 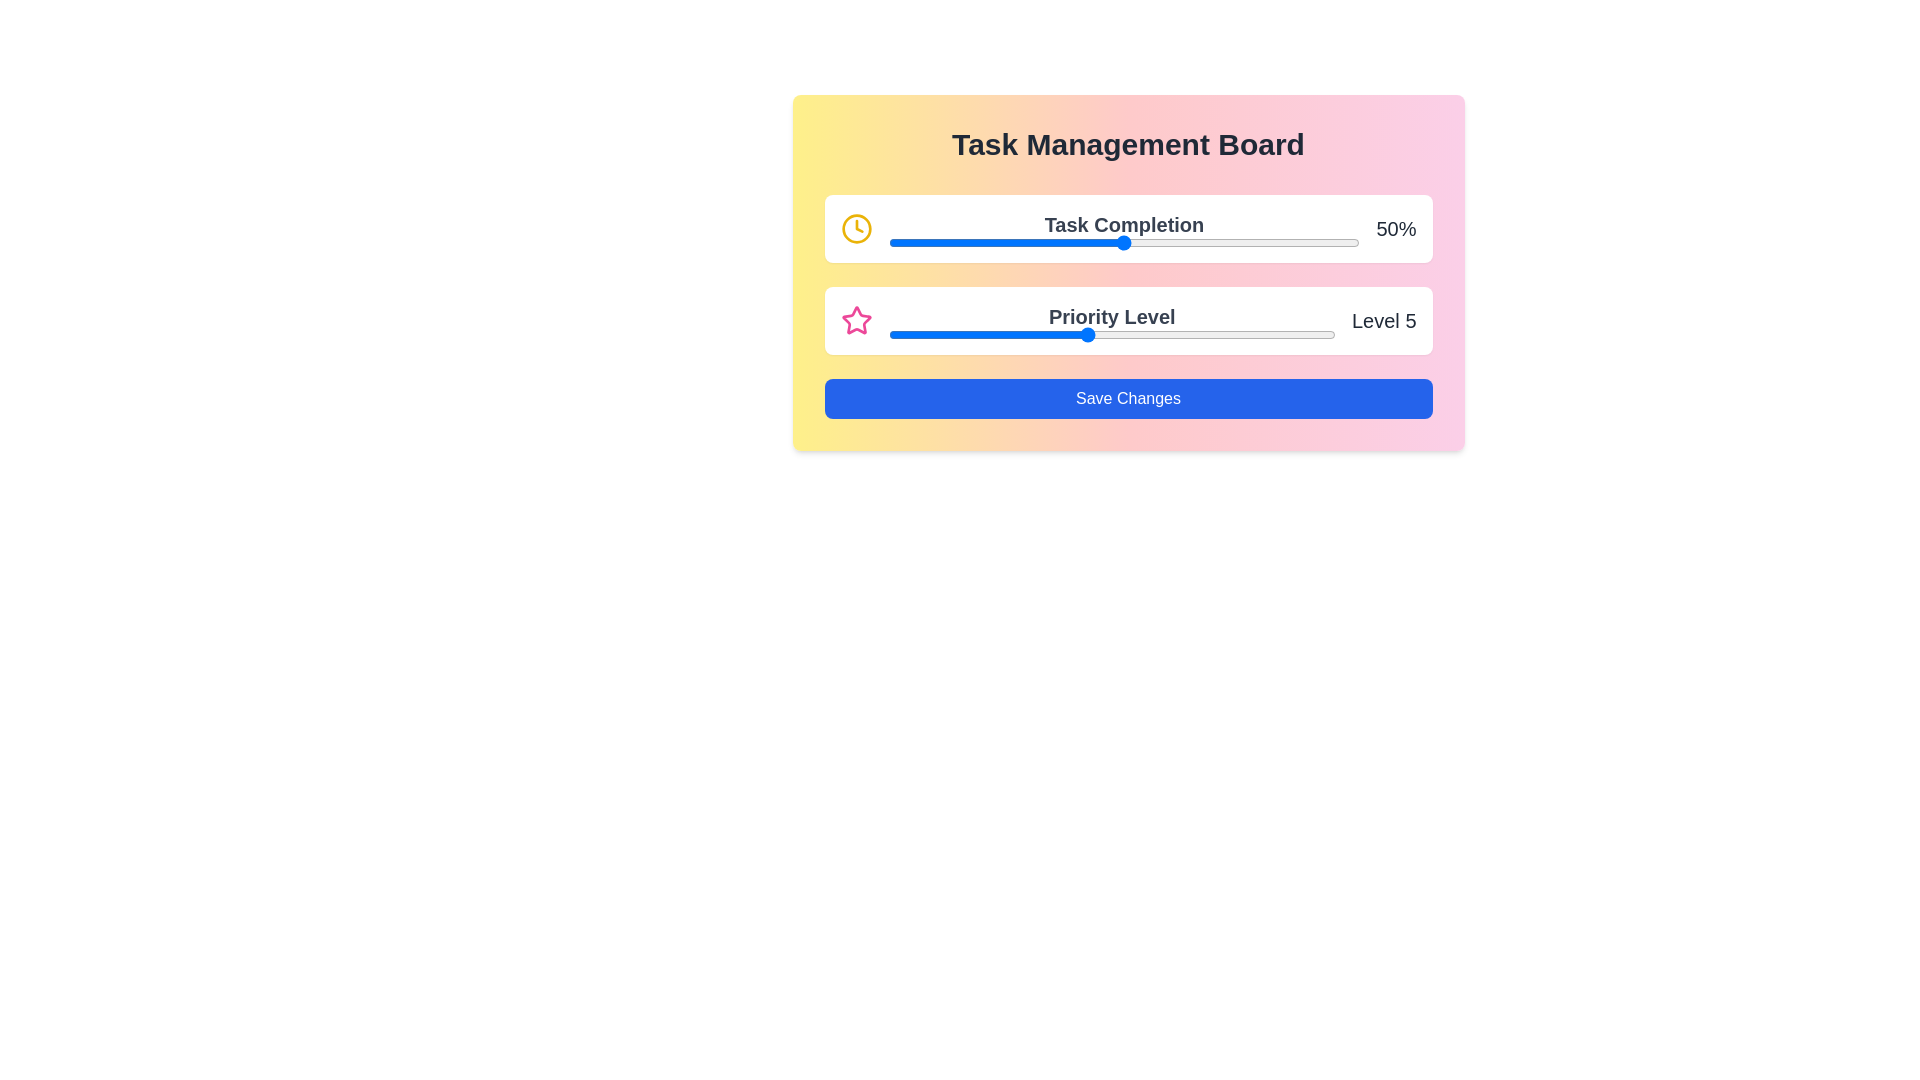 I want to click on task completion, so click(x=1185, y=238).